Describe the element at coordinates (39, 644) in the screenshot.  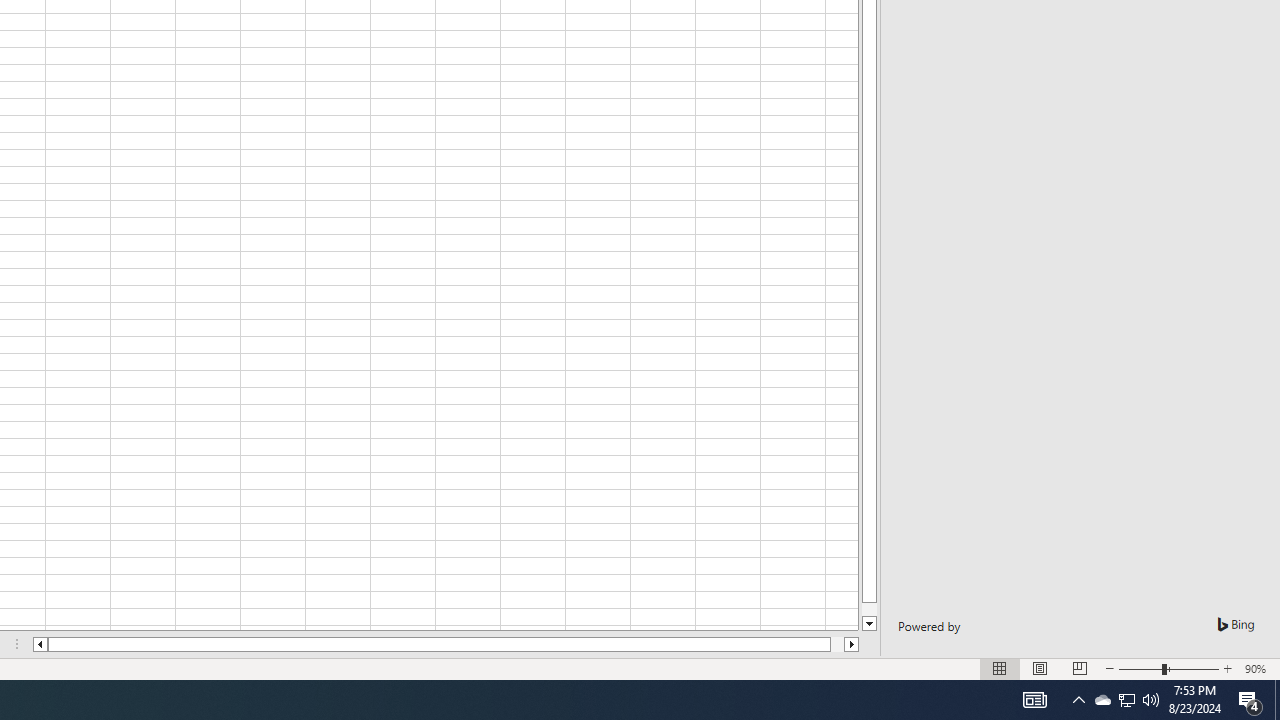
I see `'Column left'` at that location.